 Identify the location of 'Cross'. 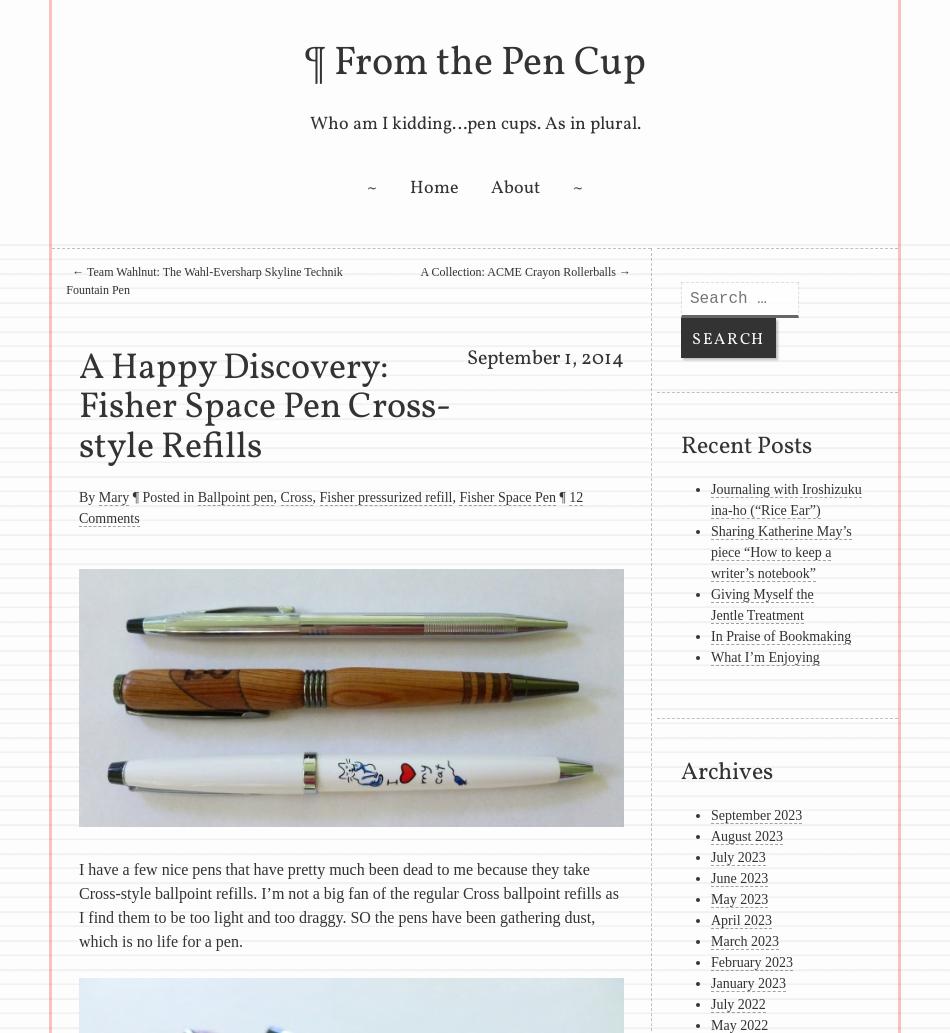
(295, 496).